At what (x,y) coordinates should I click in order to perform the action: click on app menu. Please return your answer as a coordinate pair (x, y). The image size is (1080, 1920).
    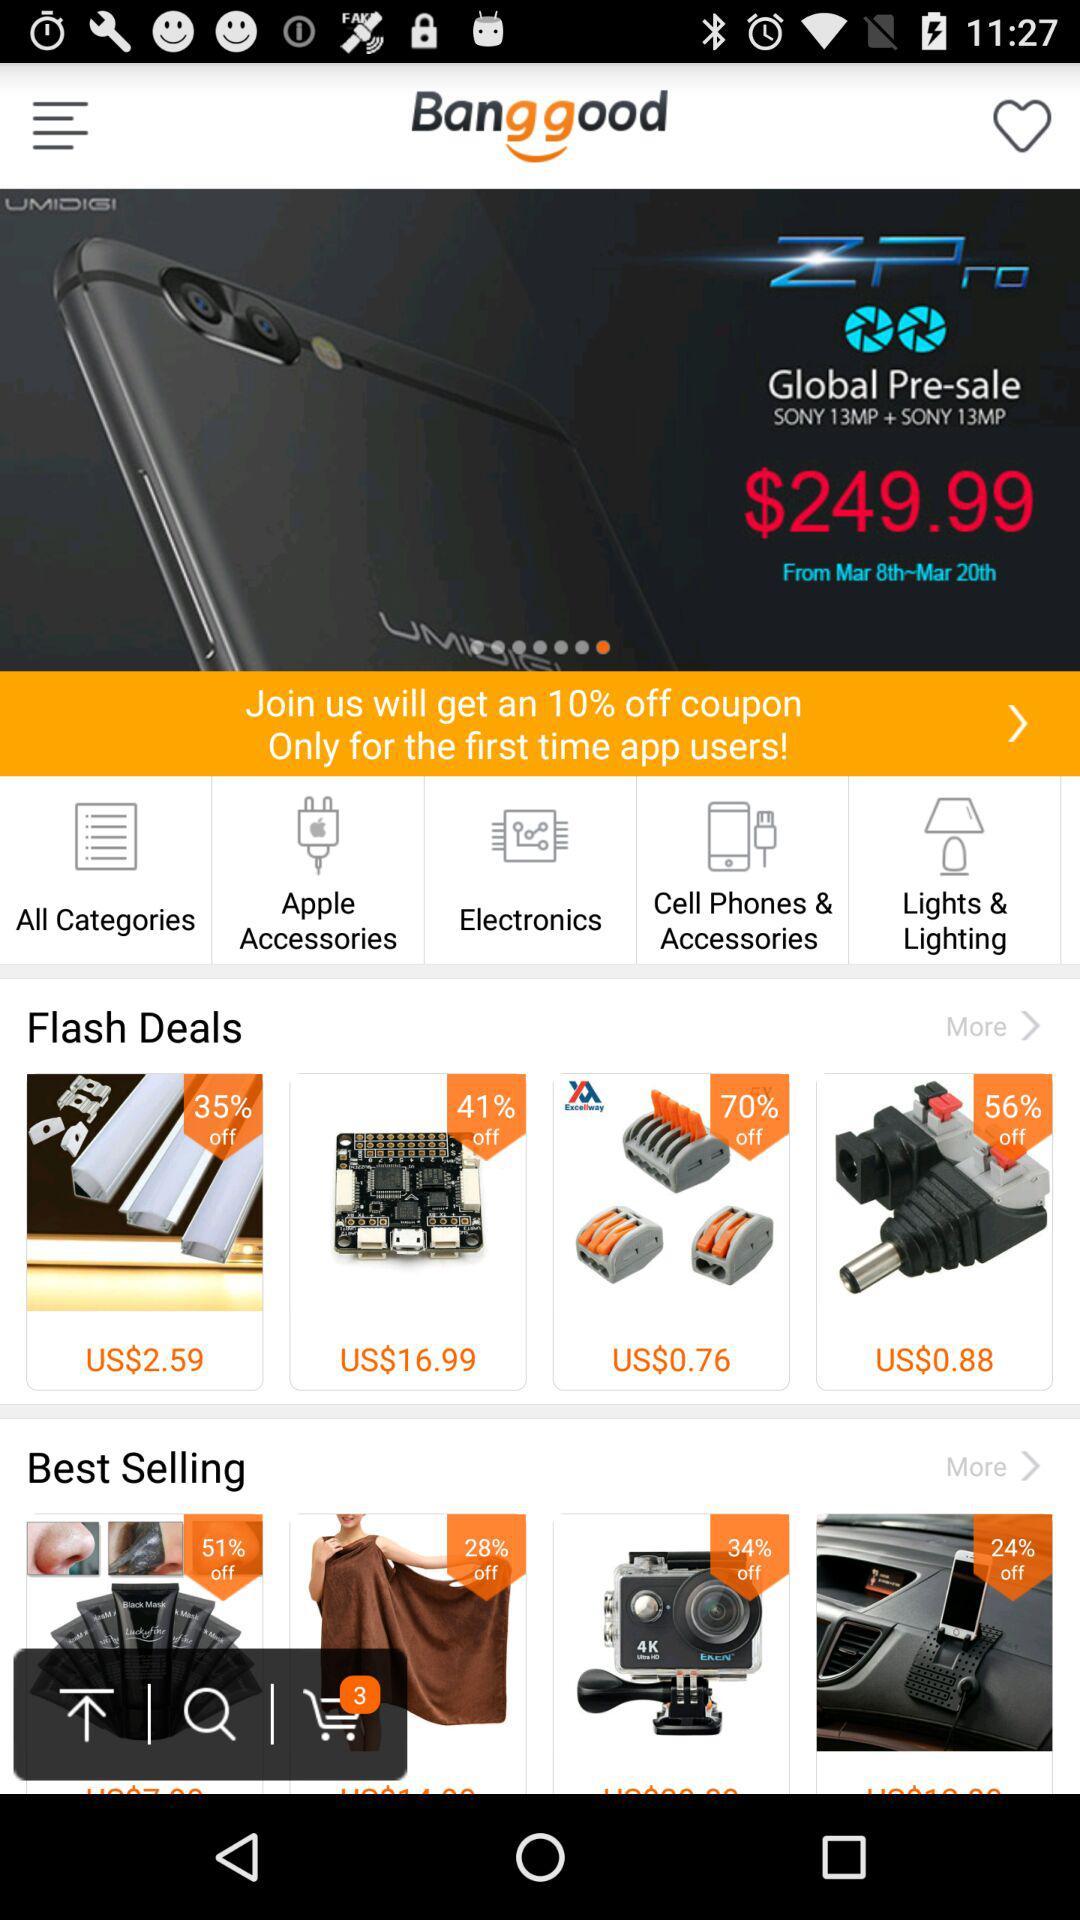
    Looking at the image, I should click on (59, 124).